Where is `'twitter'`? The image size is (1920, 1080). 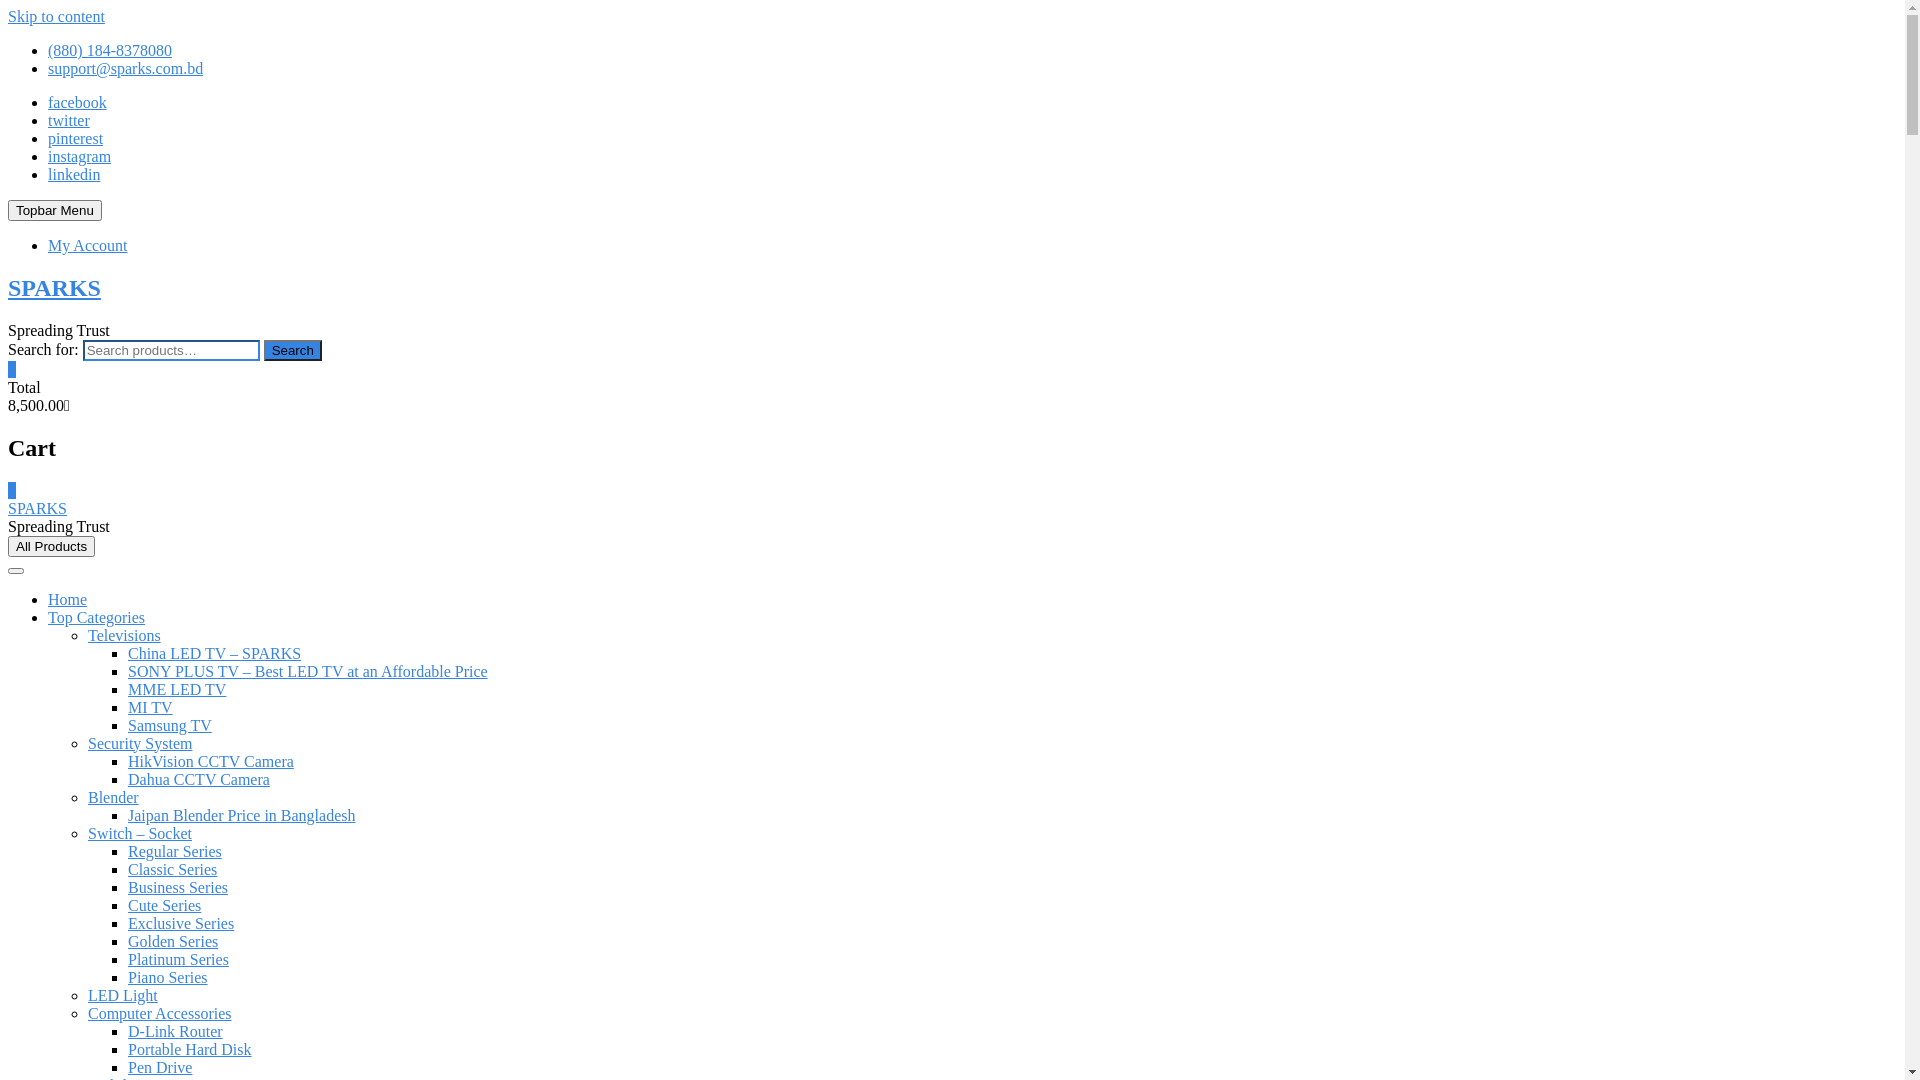 'twitter' is located at coordinates (48, 120).